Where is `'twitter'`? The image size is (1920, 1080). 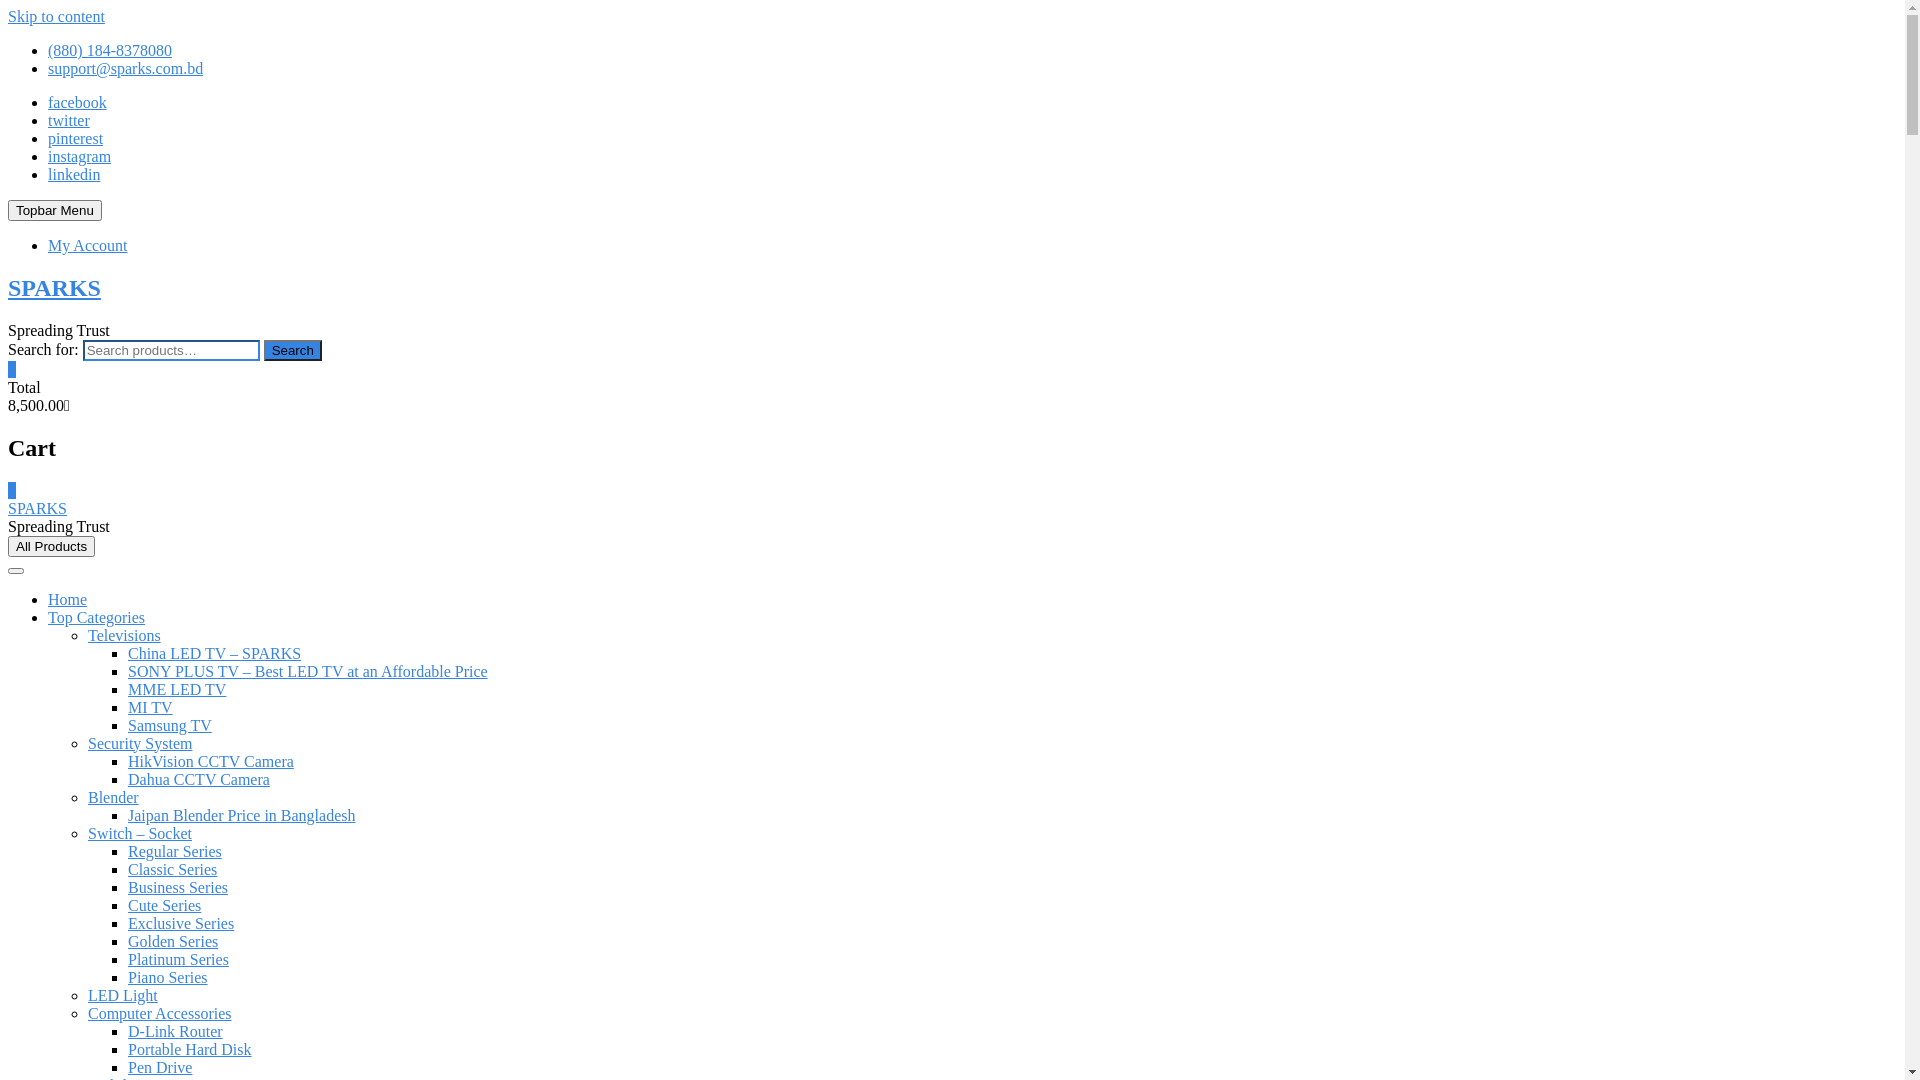 'twitter' is located at coordinates (48, 120).